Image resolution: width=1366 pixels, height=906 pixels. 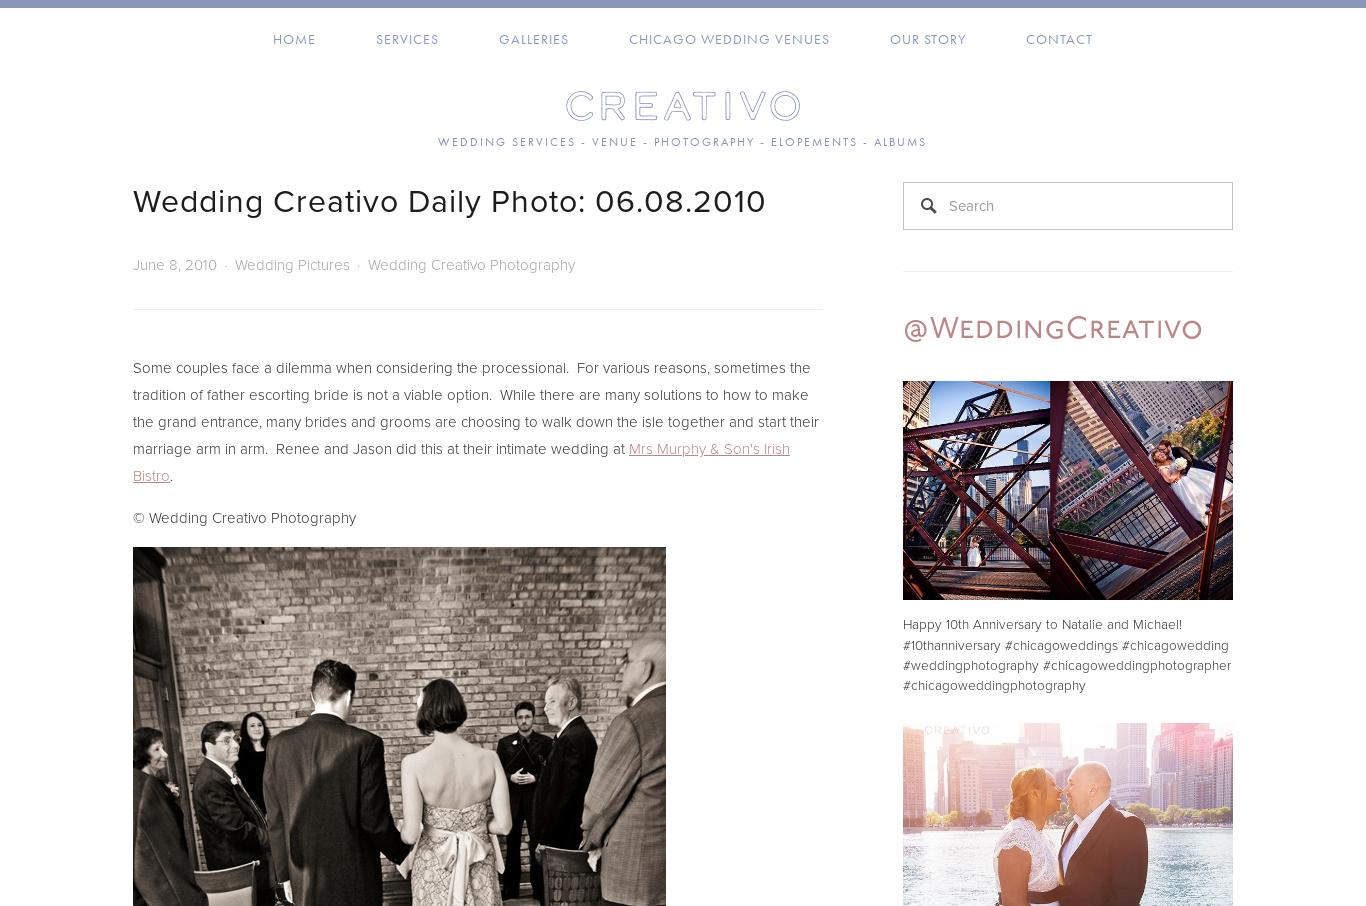 I want to click on 'Mrs Murphy & Son's Irish Bistro', so click(x=460, y=461).